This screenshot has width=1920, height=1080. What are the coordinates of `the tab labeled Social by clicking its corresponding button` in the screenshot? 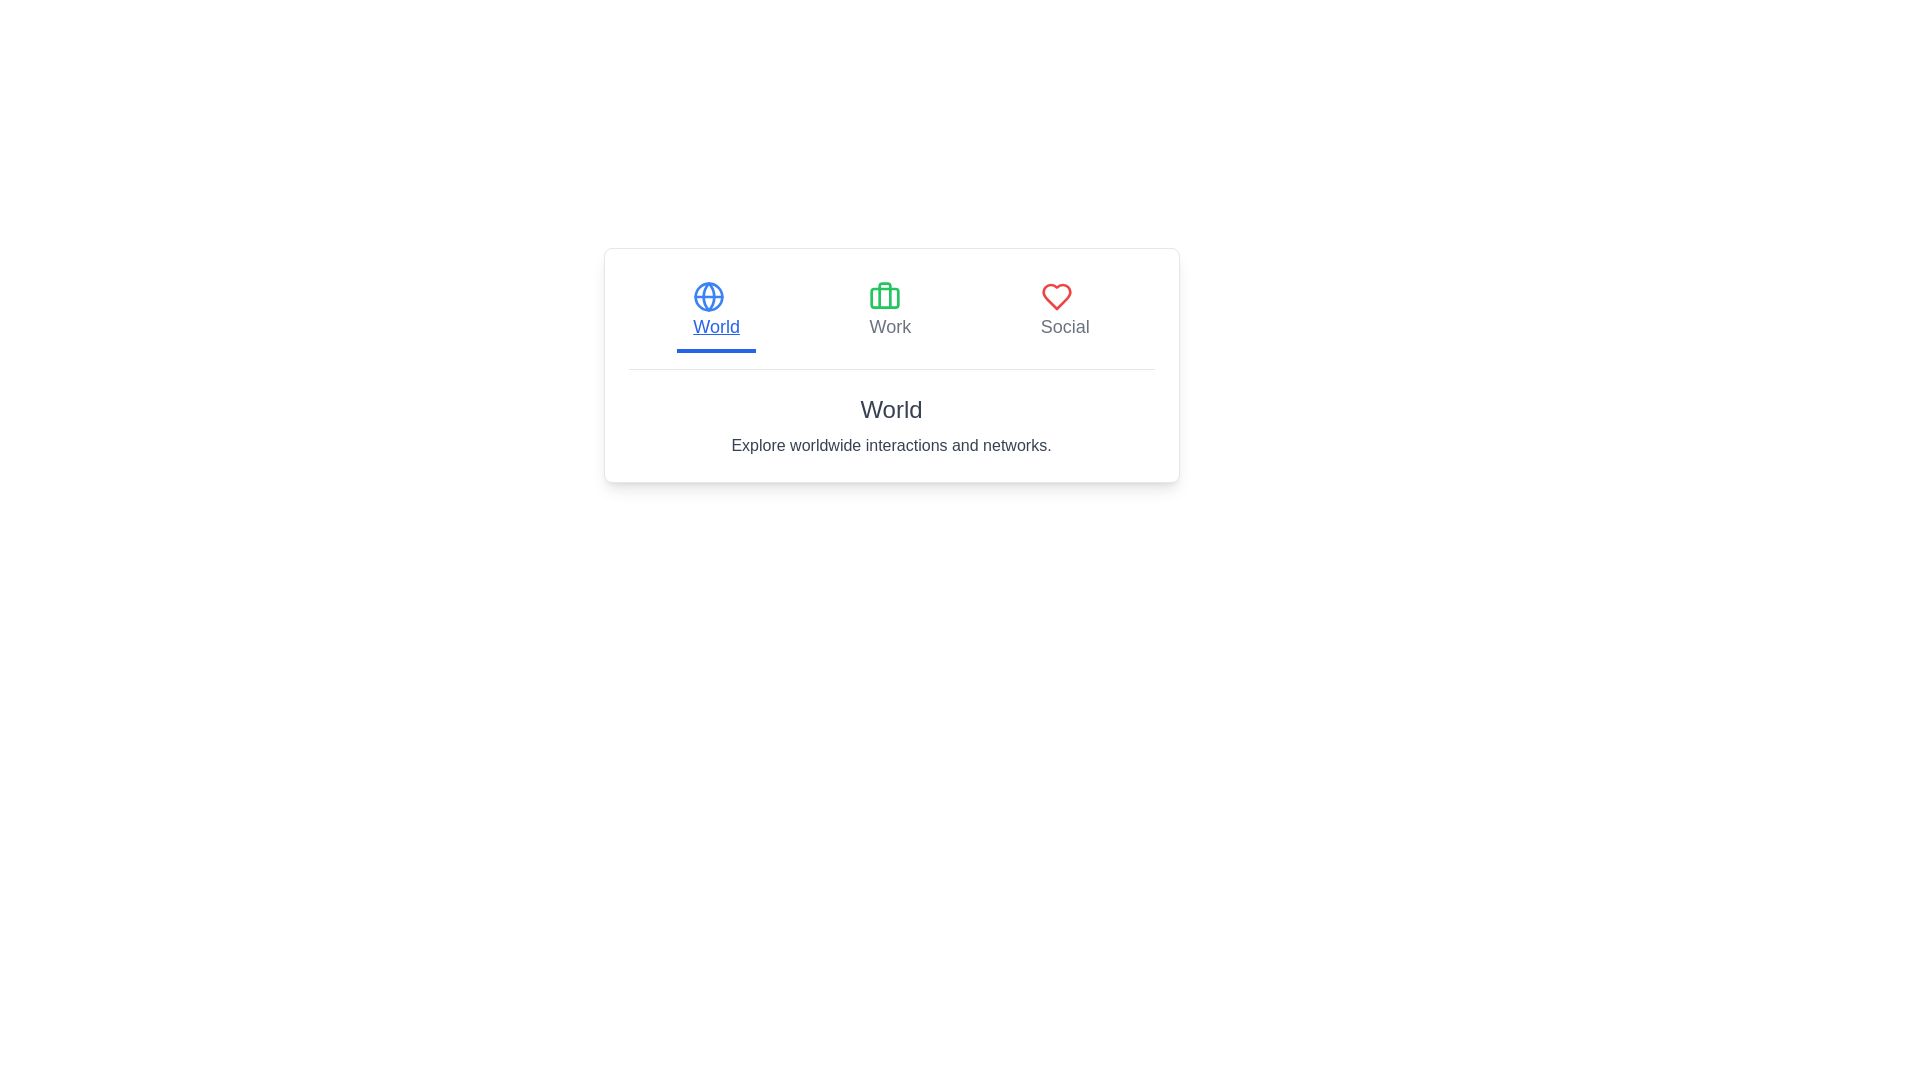 It's located at (1064, 312).